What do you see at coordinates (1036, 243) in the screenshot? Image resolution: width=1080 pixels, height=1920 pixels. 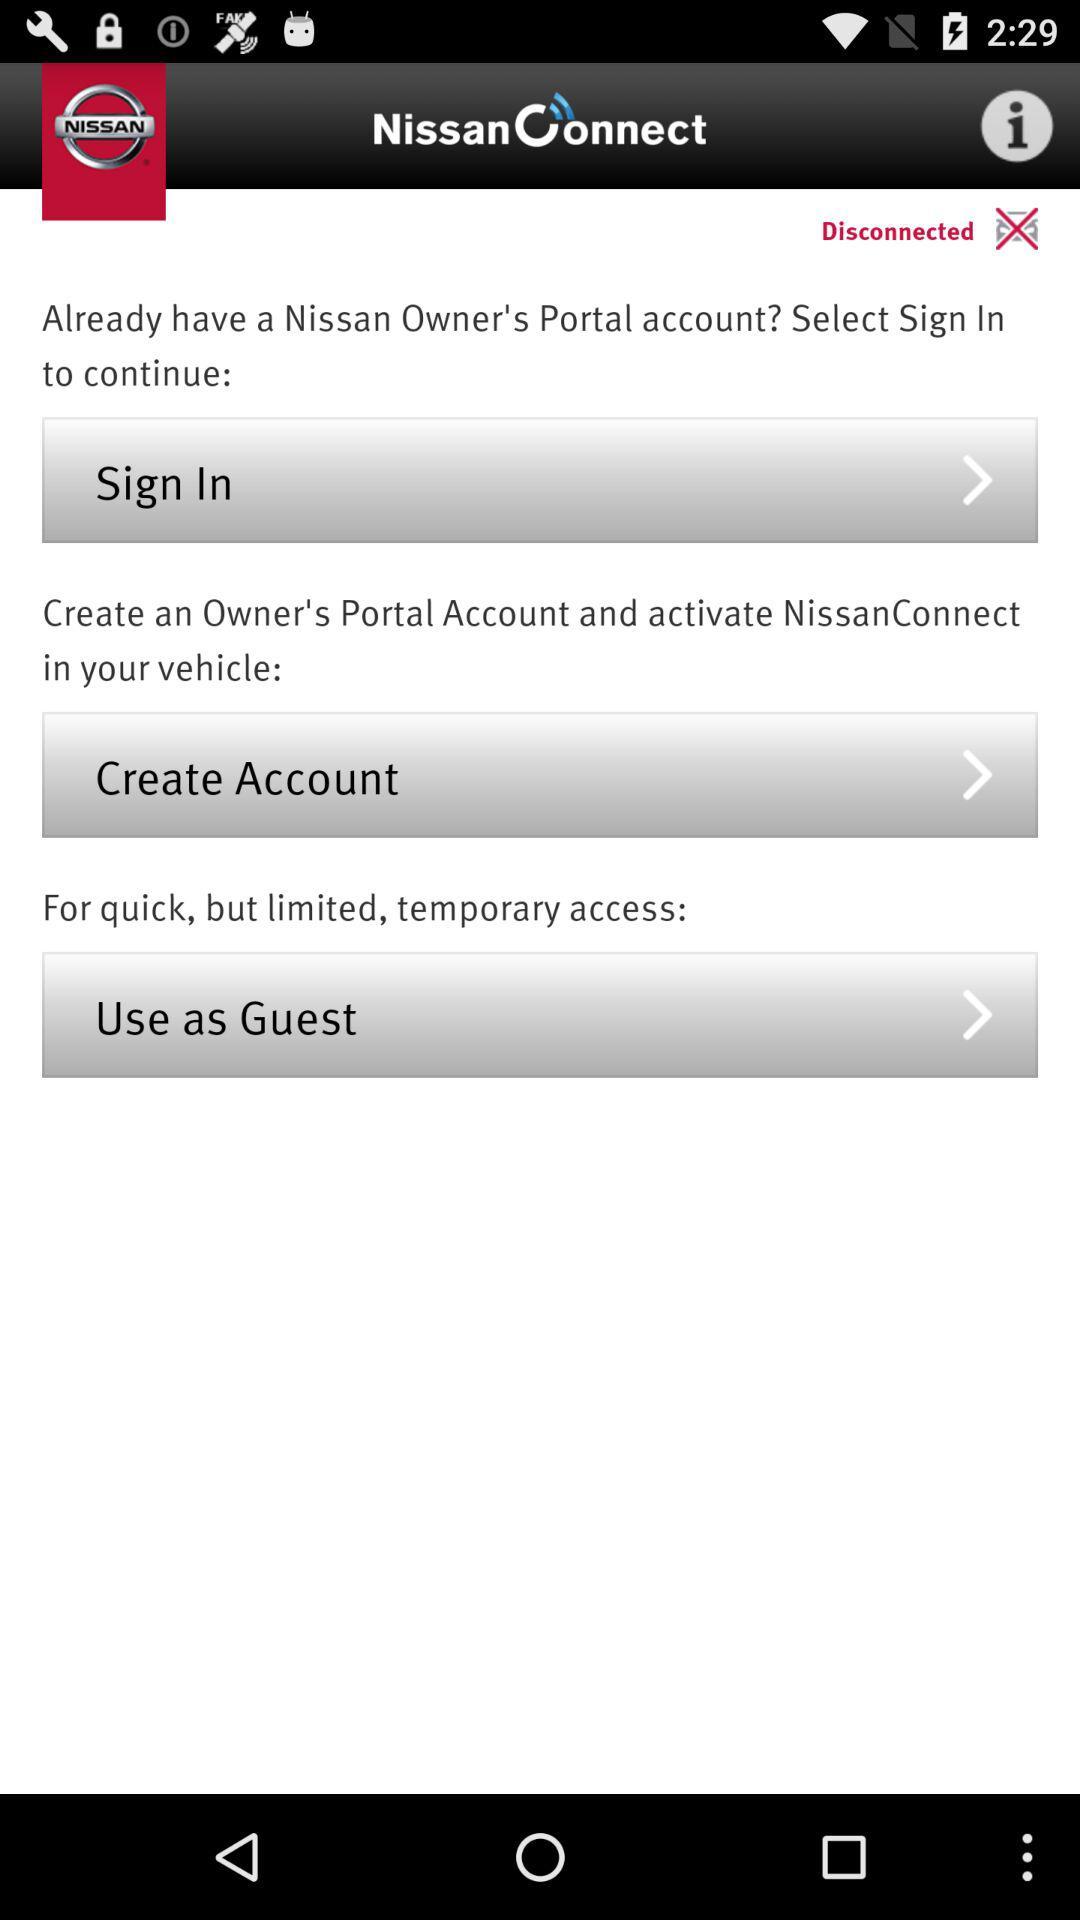 I see `the arrow_backward icon` at bounding box center [1036, 243].